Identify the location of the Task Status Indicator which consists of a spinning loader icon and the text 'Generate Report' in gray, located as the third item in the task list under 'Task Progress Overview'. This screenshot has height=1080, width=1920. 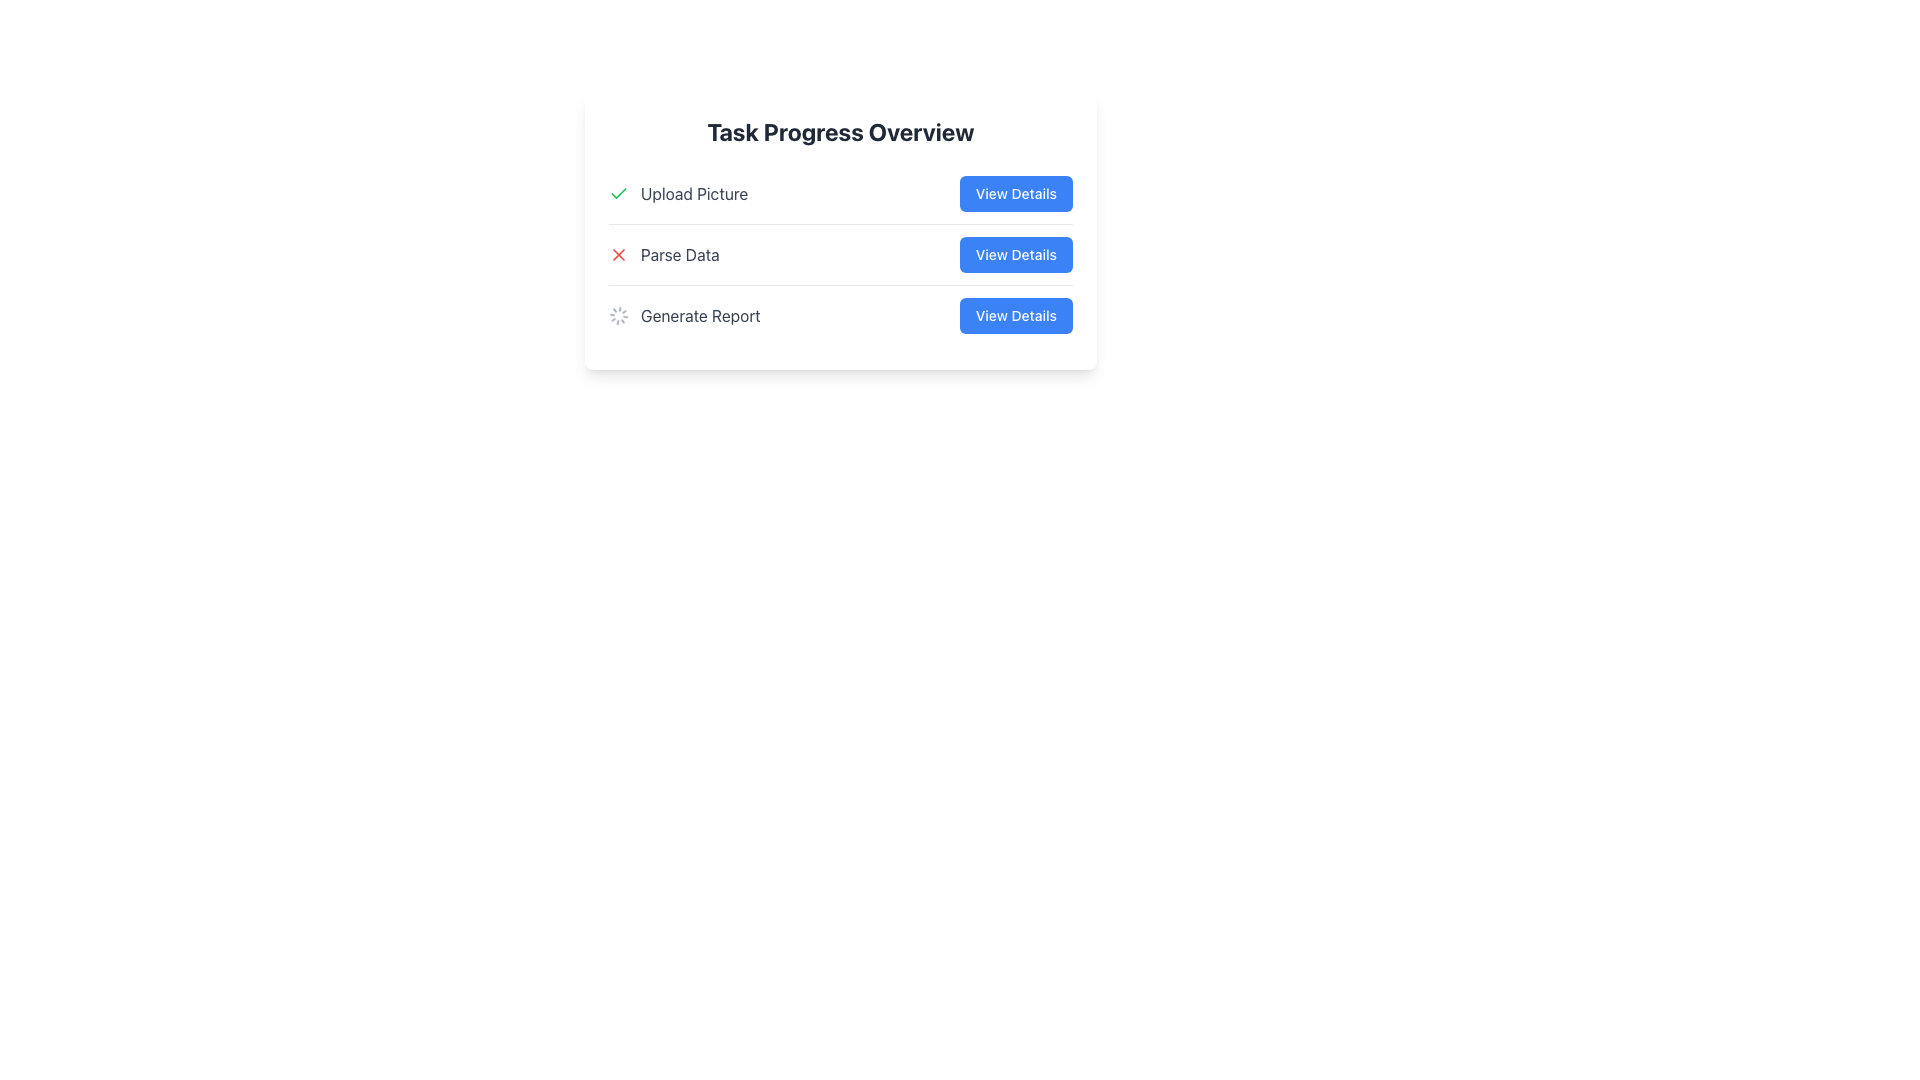
(684, 315).